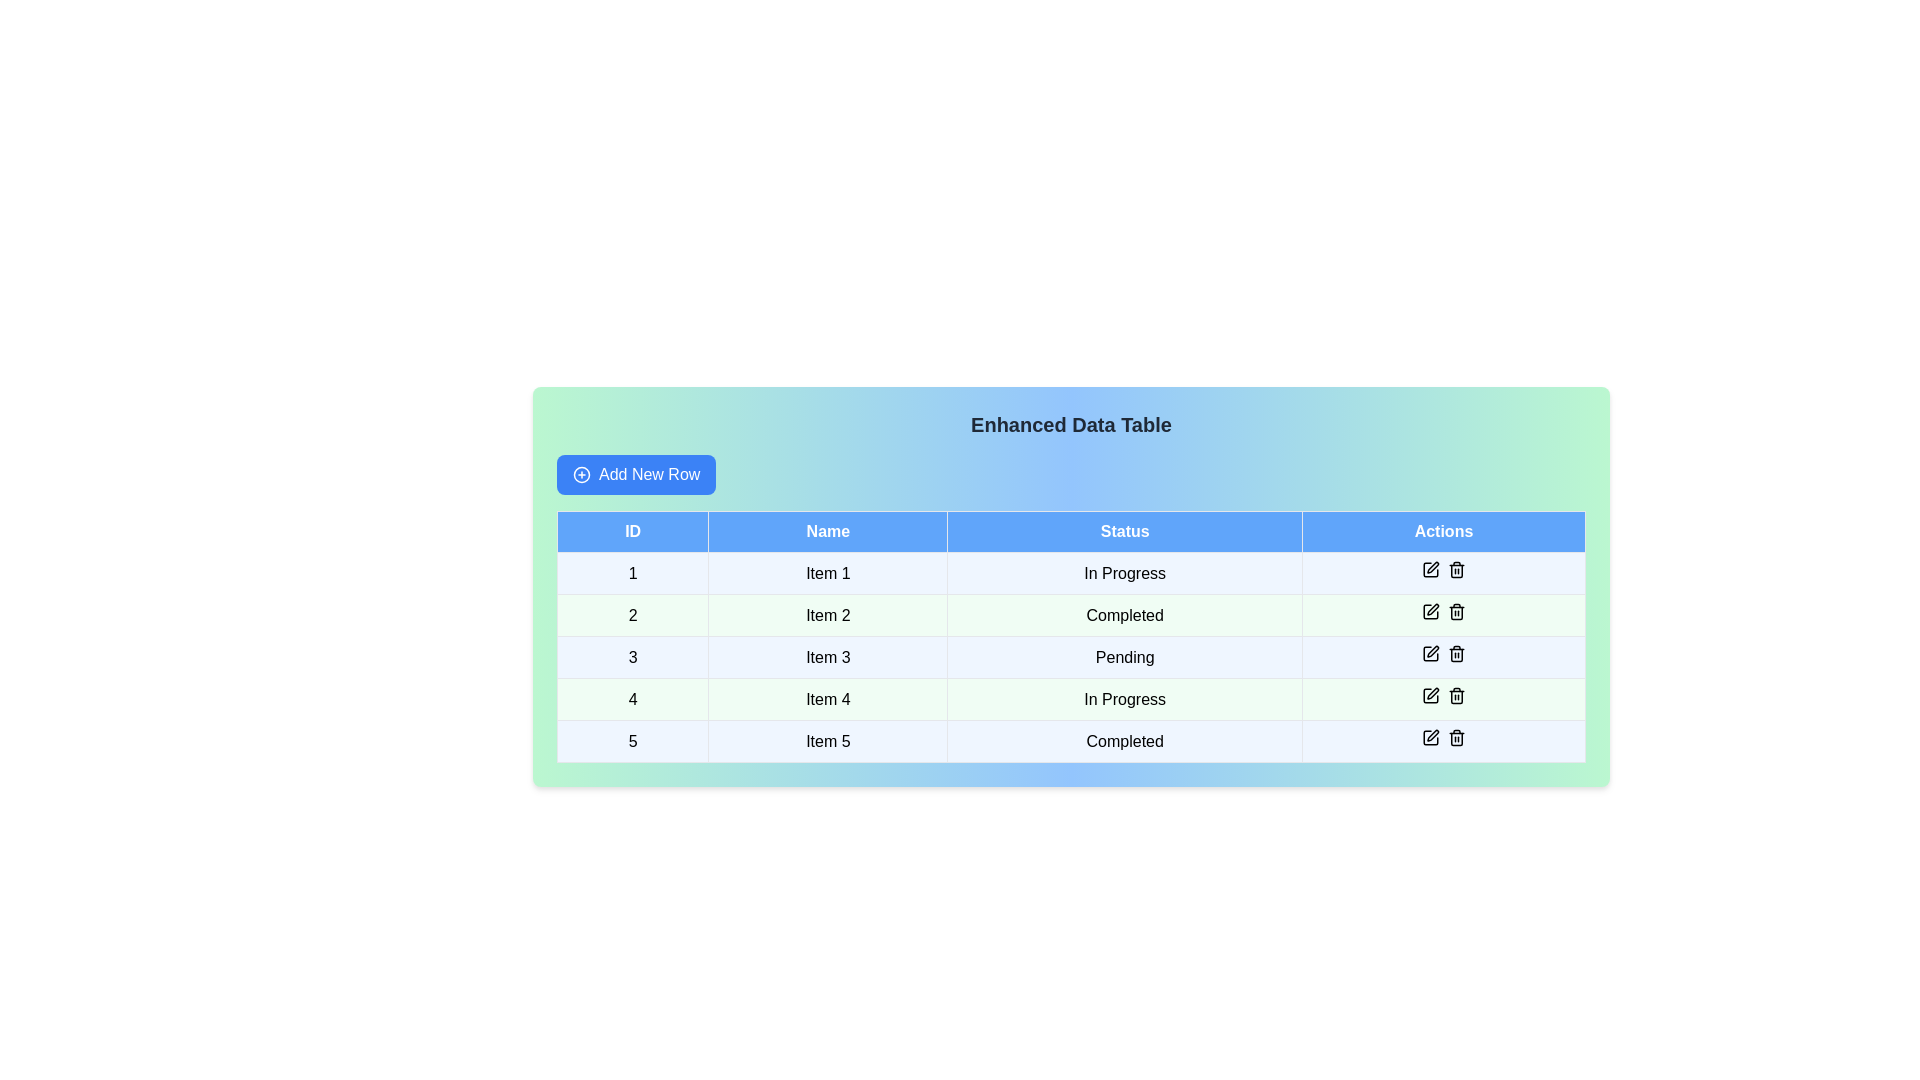  I want to click on the second row of the data table representing 'Item 2', so click(1070, 614).